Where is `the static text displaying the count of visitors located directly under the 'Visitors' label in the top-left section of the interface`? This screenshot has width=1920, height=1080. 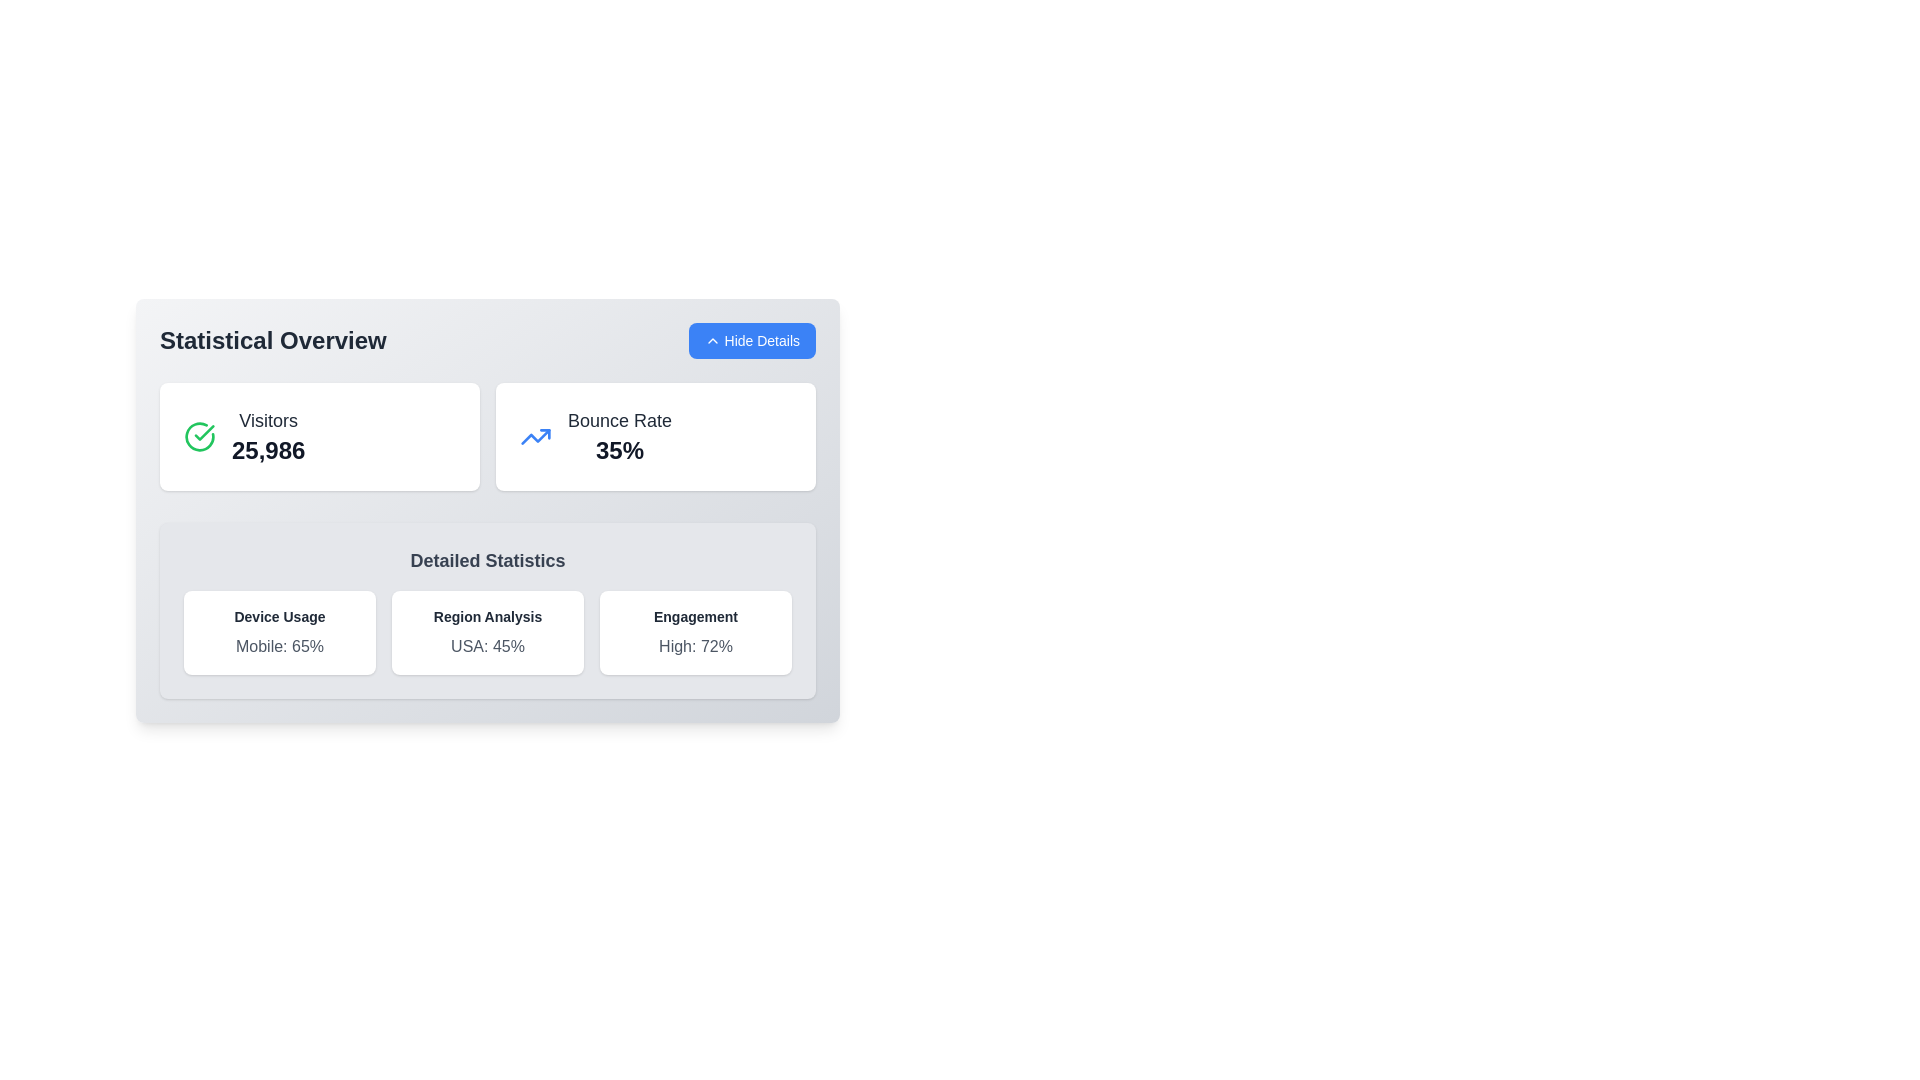 the static text displaying the count of visitors located directly under the 'Visitors' label in the top-left section of the interface is located at coordinates (267, 451).